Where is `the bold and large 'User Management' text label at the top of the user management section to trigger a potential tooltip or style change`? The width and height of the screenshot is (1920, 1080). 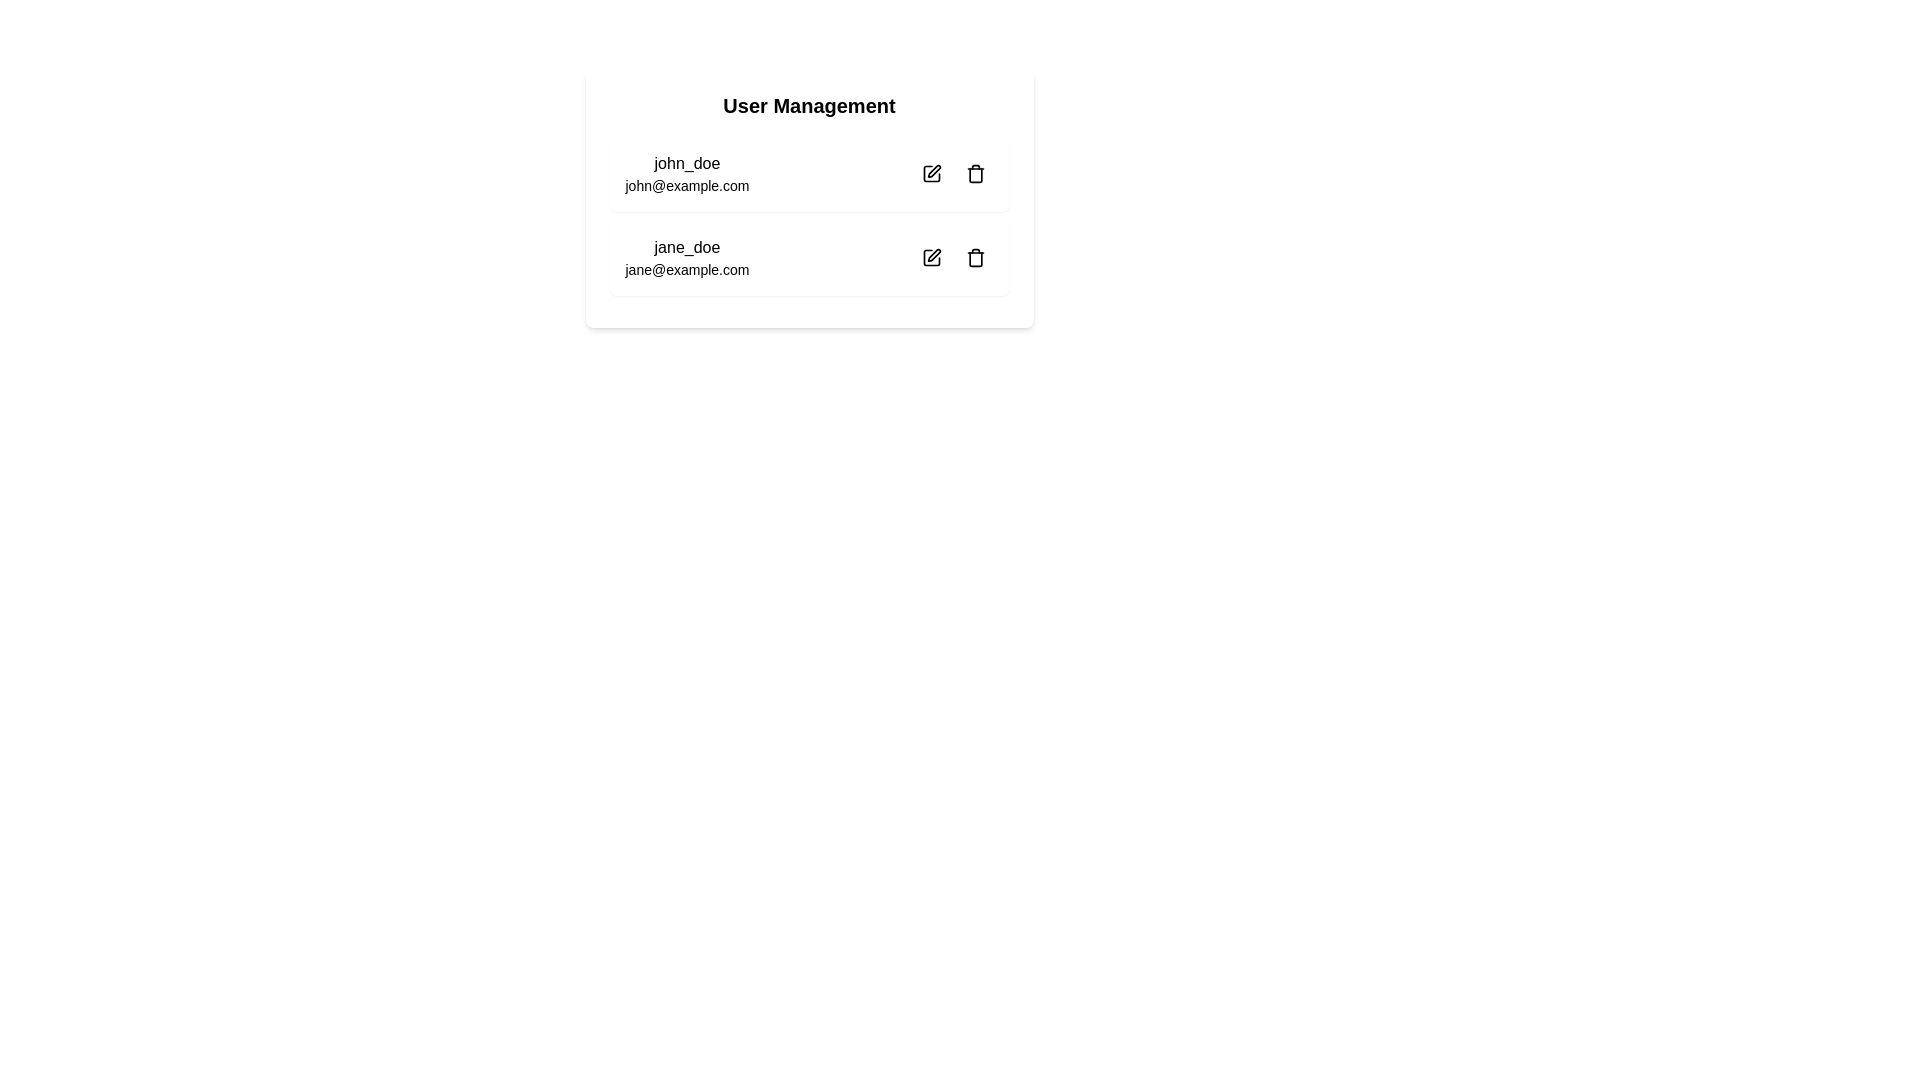
the bold and large 'User Management' text label at the top of the user management section to trigger a potential tooltip or style change is located at coordinates (809, 105).